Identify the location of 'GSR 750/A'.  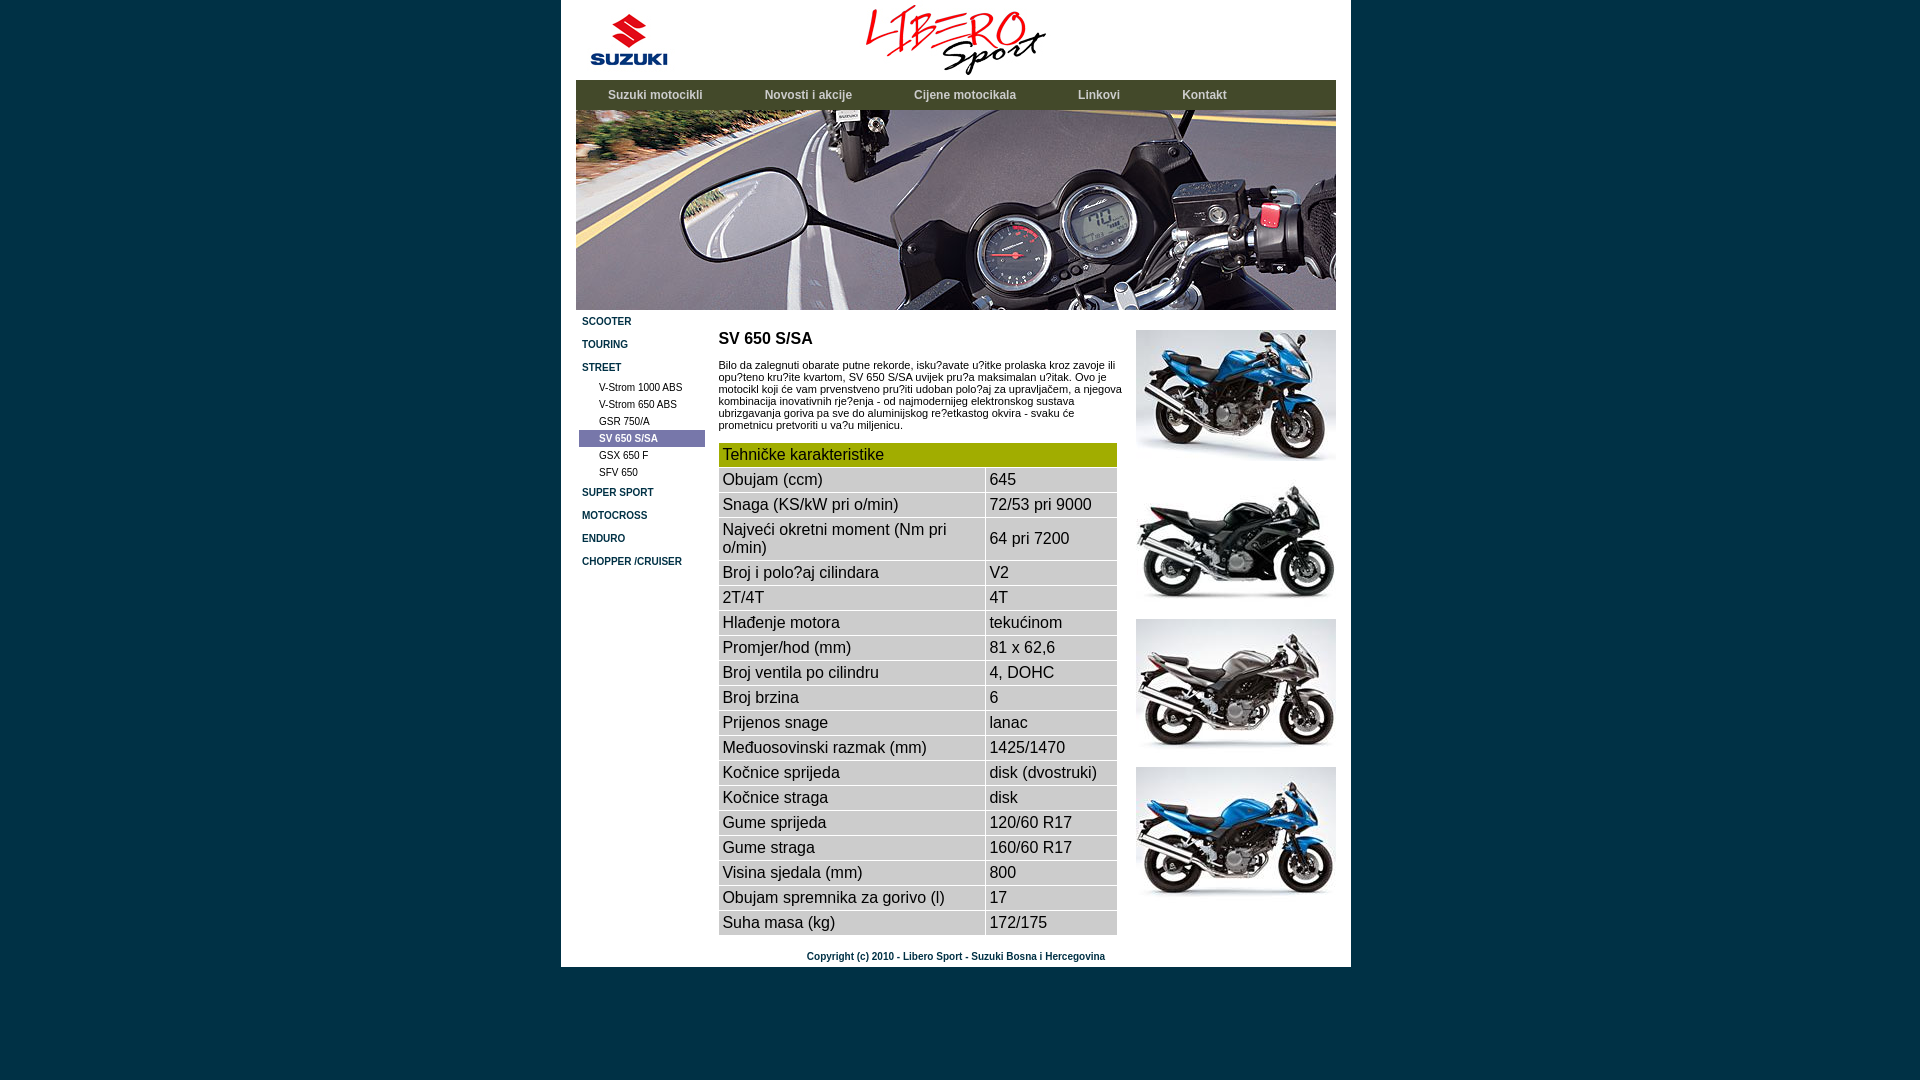
(642, 420).